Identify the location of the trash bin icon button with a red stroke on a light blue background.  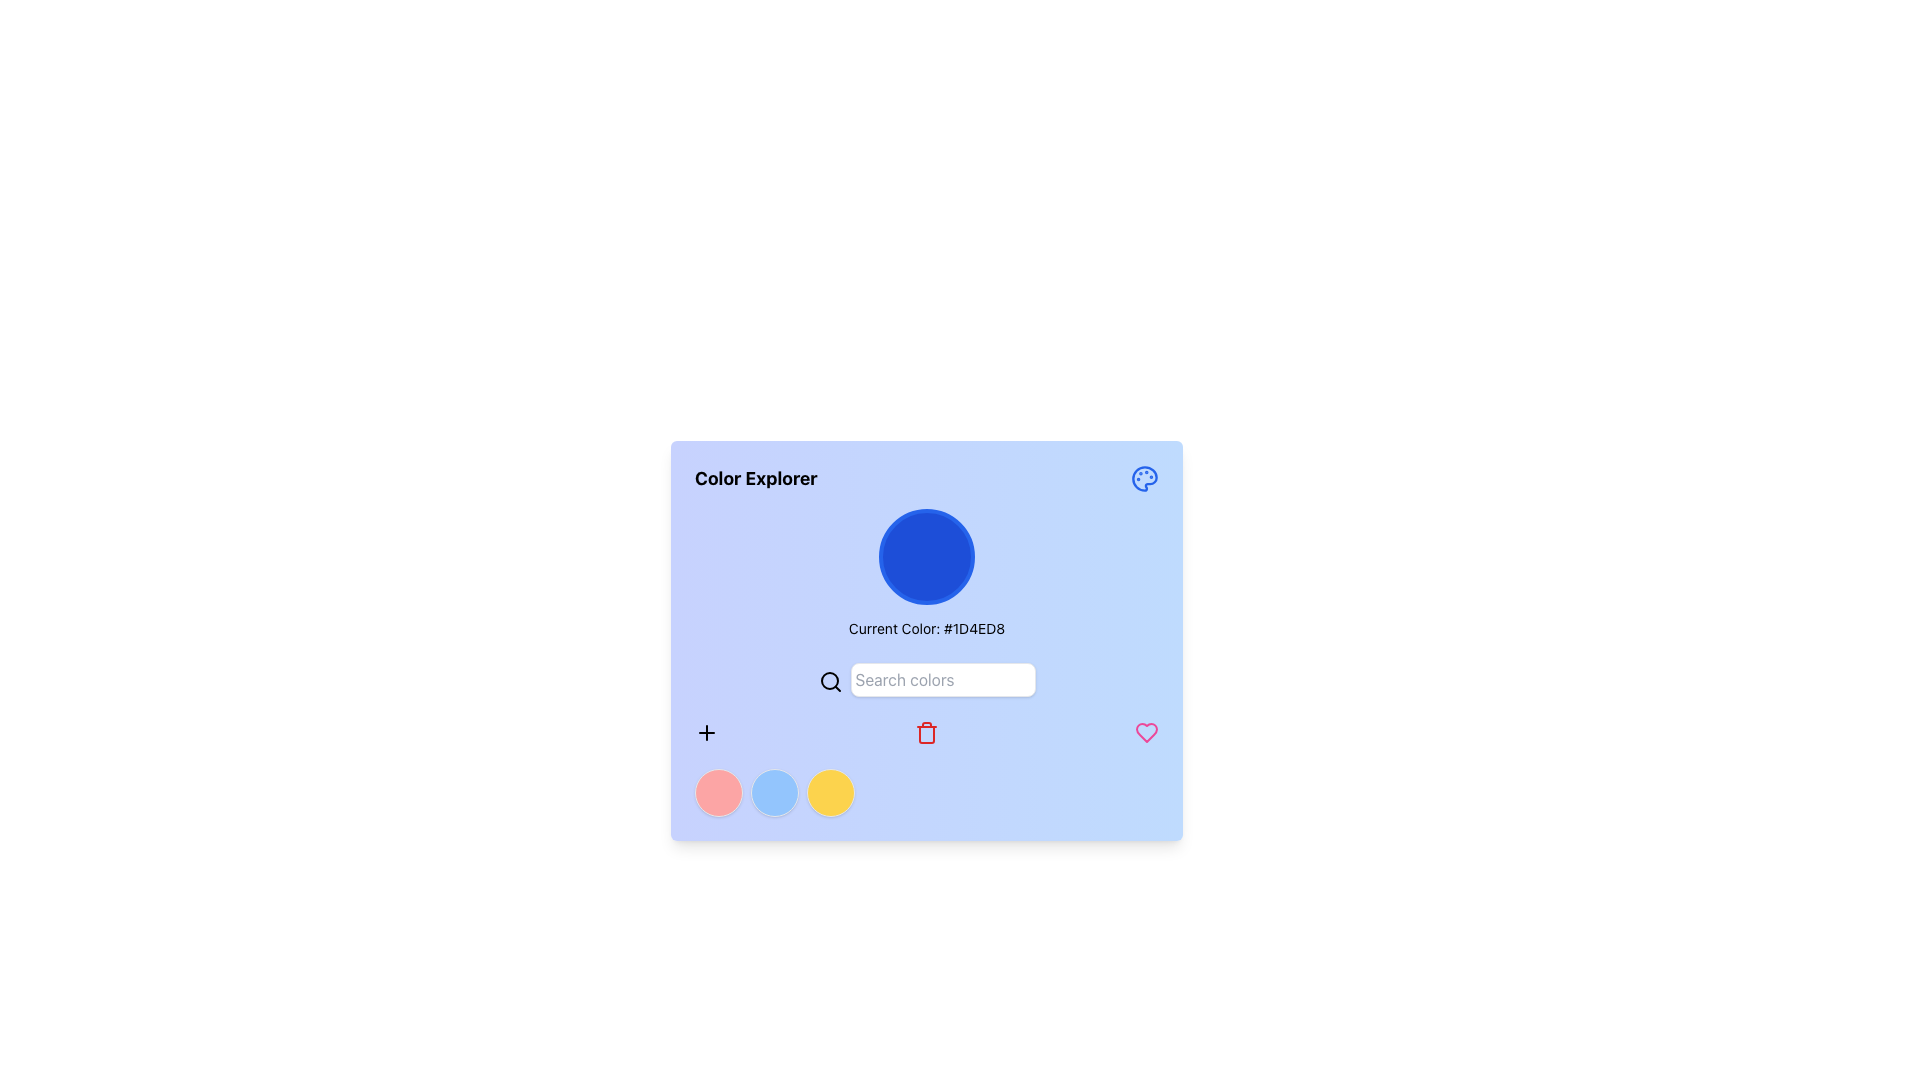
(925, 732).